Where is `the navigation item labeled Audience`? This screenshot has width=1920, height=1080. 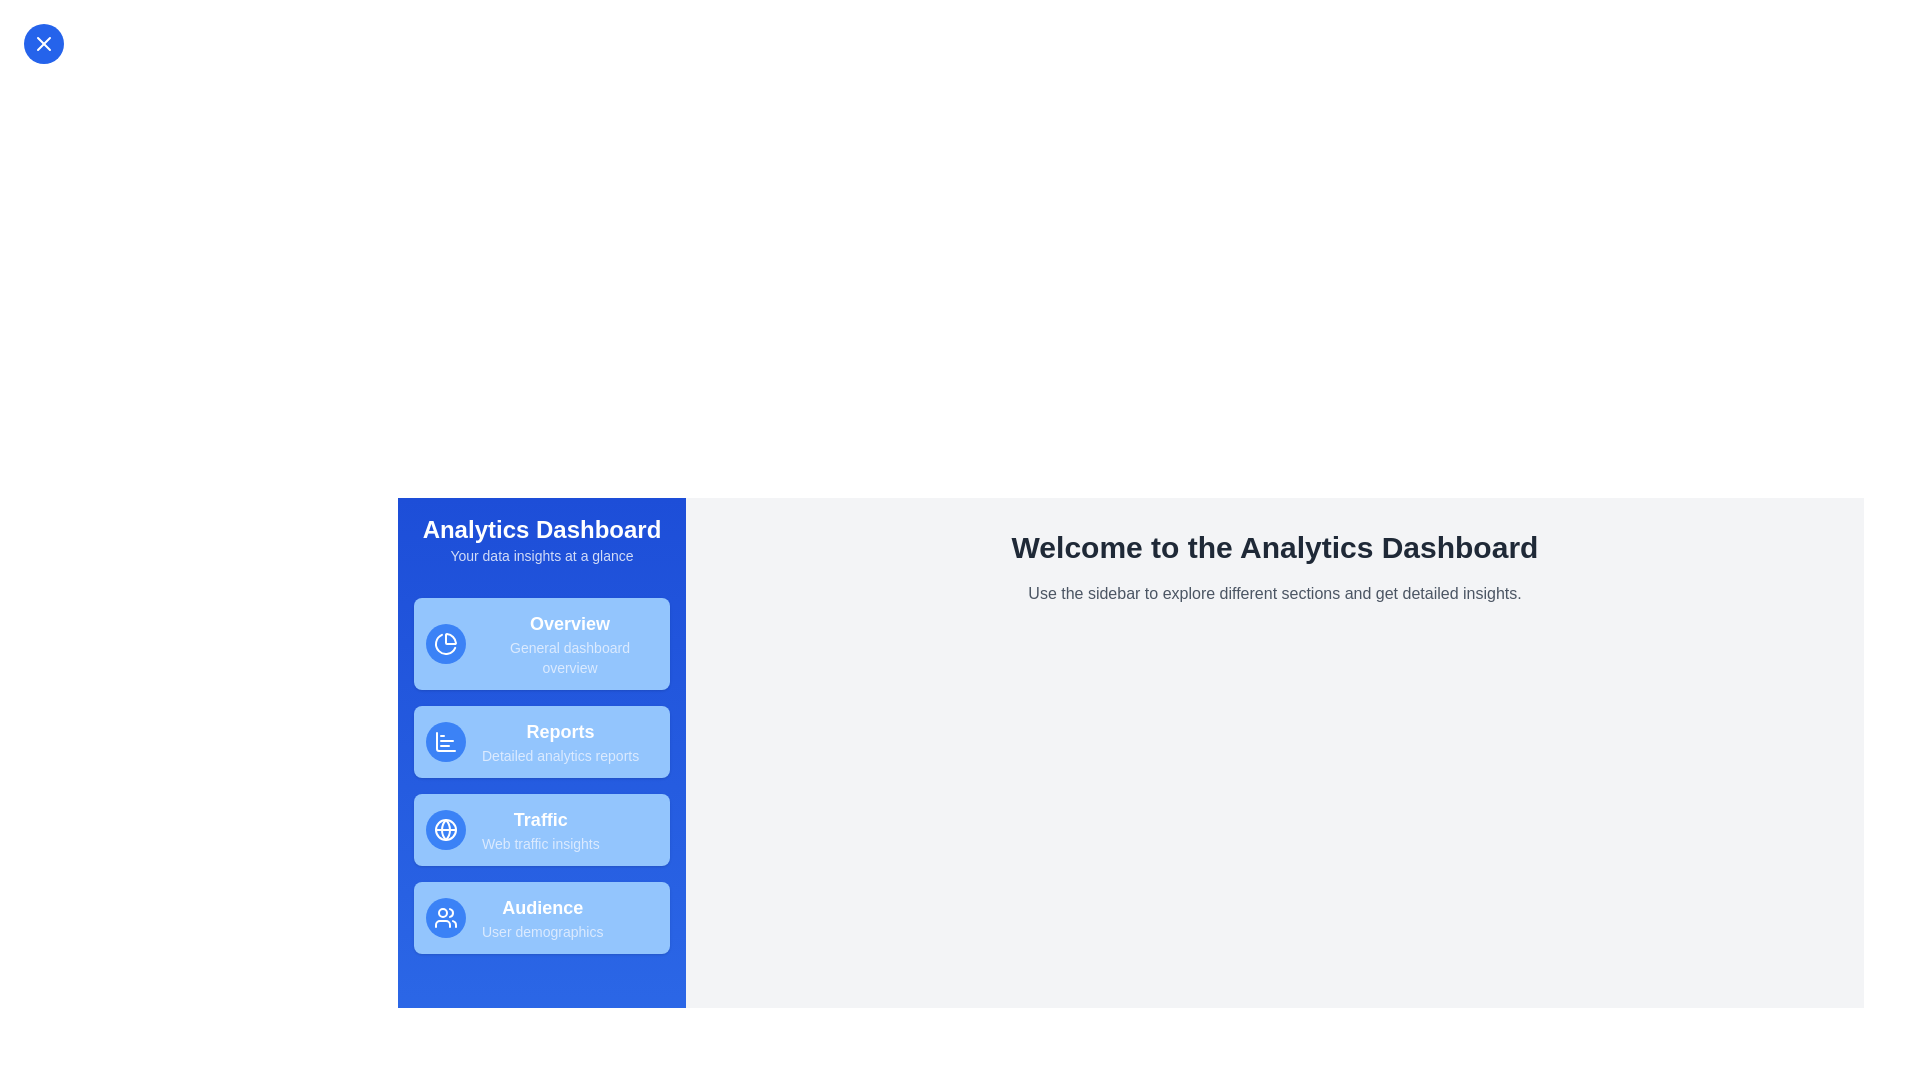 the navigation item labeled Audience is located at coordinates (542, 918).